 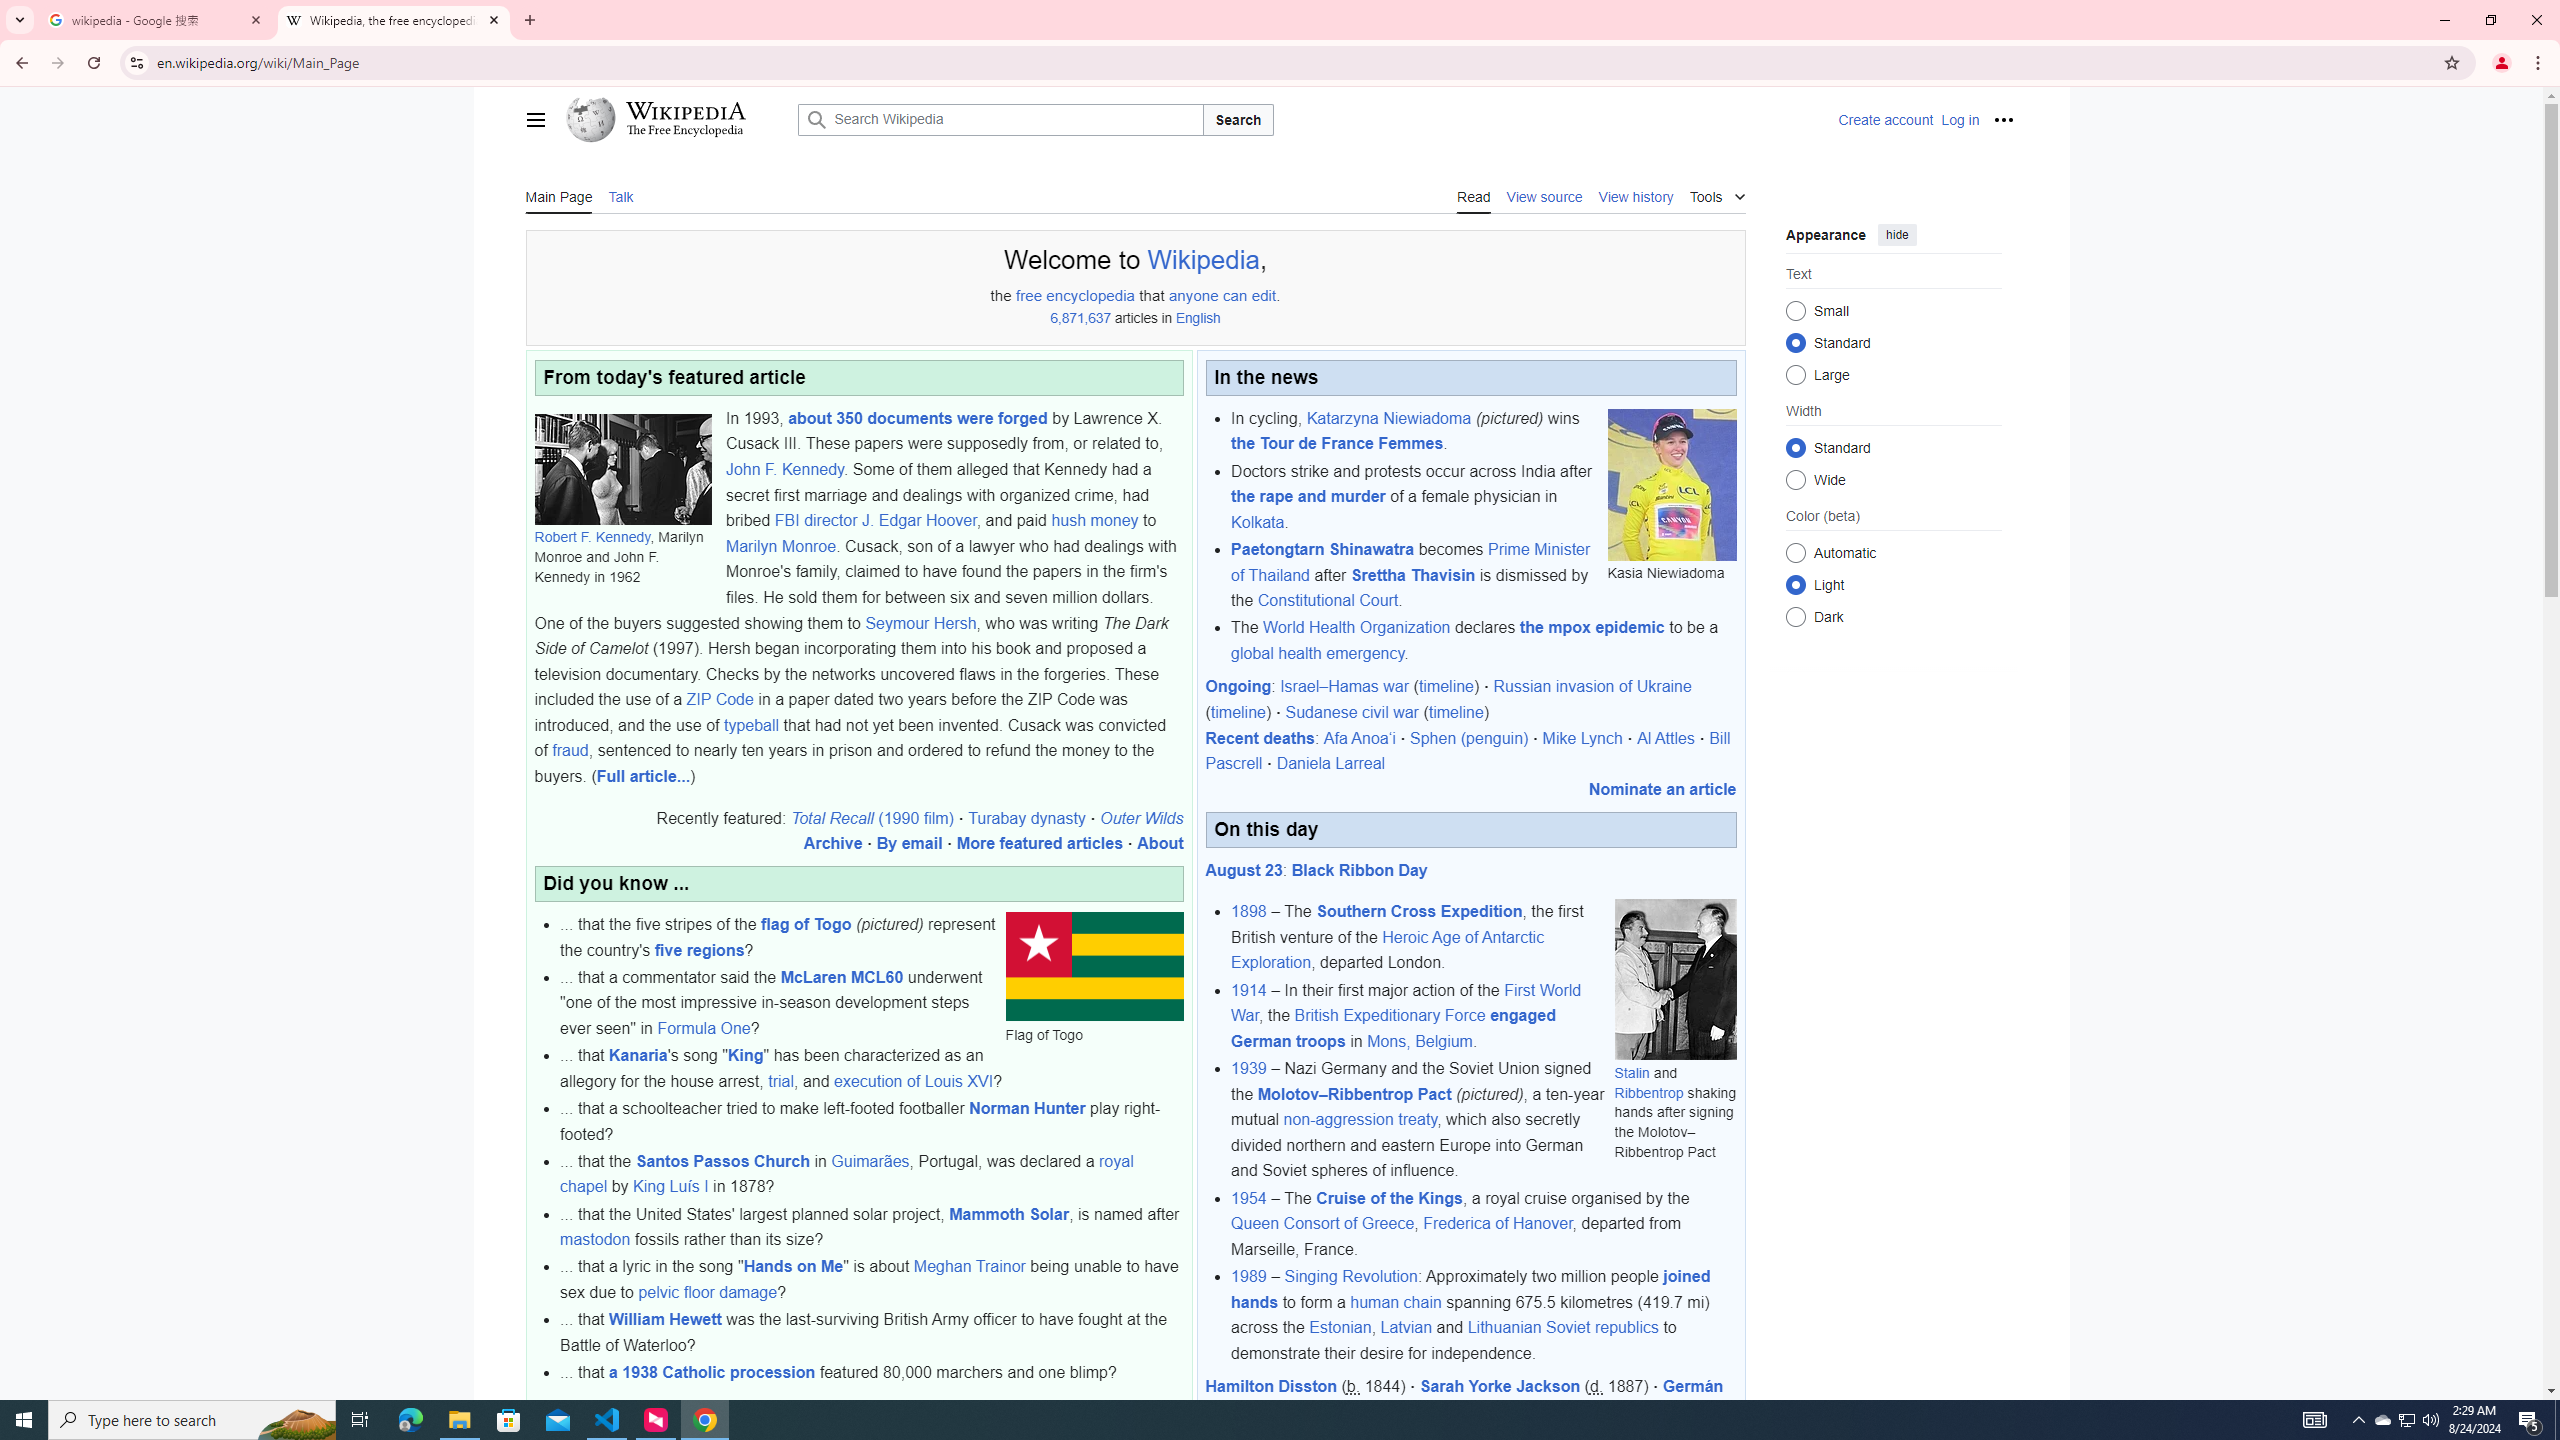 What do you see at coordinates (1387, 417) in the screenshot?
I see `'Katarzyna Niewiadoma'` at bounding box center [1387, 417].